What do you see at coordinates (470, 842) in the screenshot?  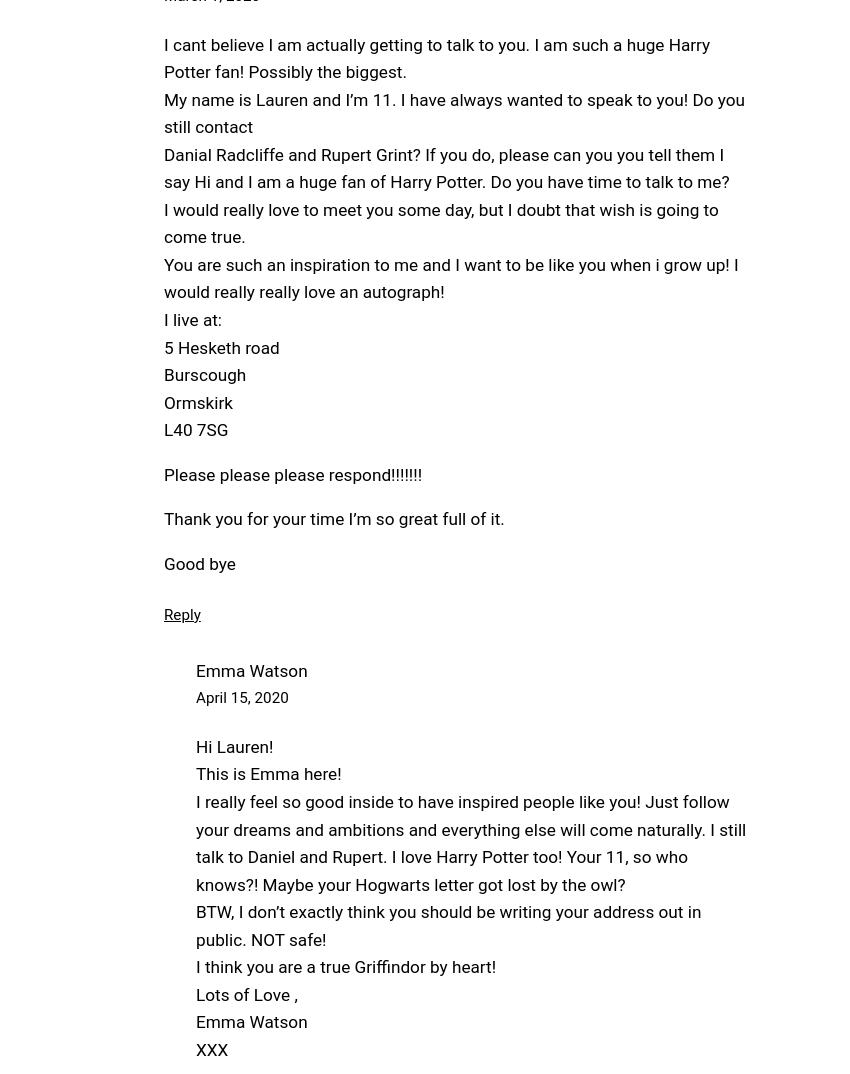 I see `'I really feel so good inside to have inspired people like you! Just follow your dreams and ambitions and everything else will come naturally. I still talk to Daniel and Rupert. I  love Harry Potter too! Your 11, so who knows?! Maybe your Hogwarts letter got lost by the owl?'` at bounding box center [470, 842].